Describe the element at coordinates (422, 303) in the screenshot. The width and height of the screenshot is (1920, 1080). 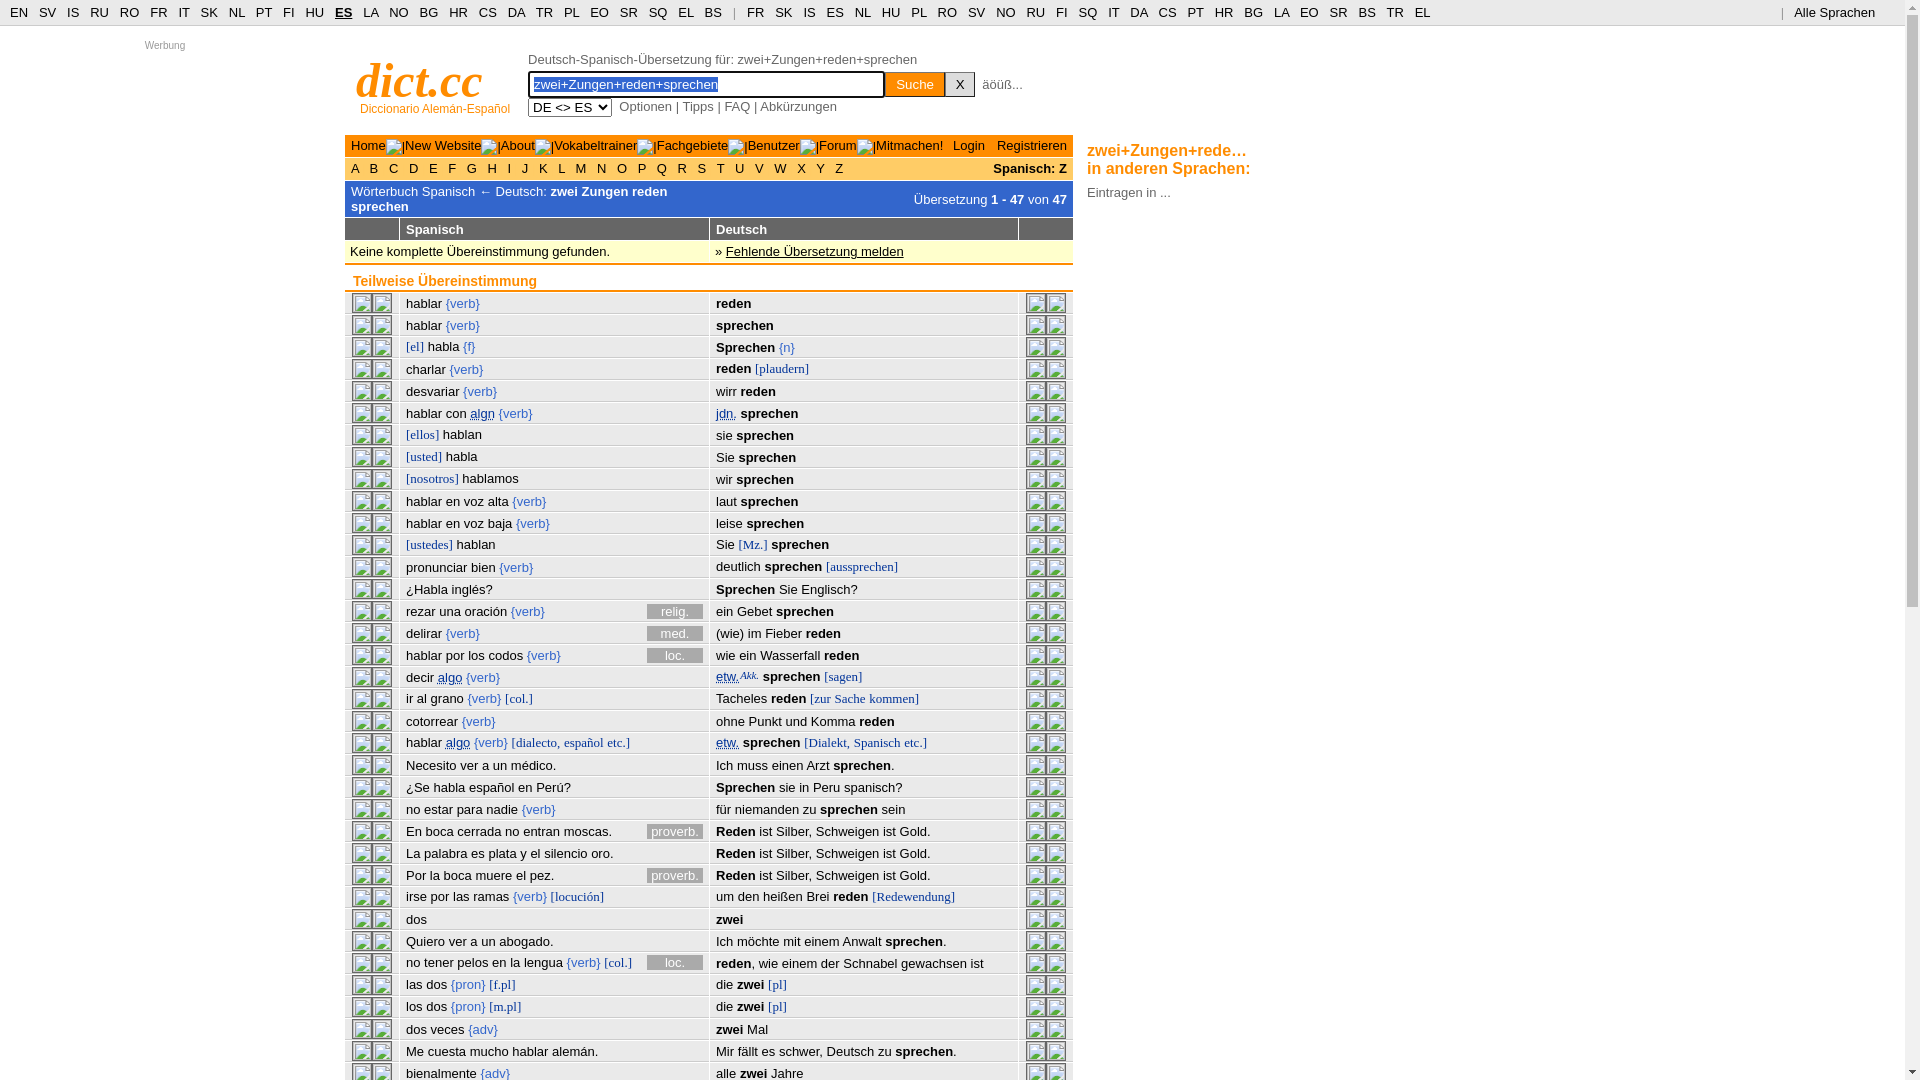
I see `'hablar'` at that location.